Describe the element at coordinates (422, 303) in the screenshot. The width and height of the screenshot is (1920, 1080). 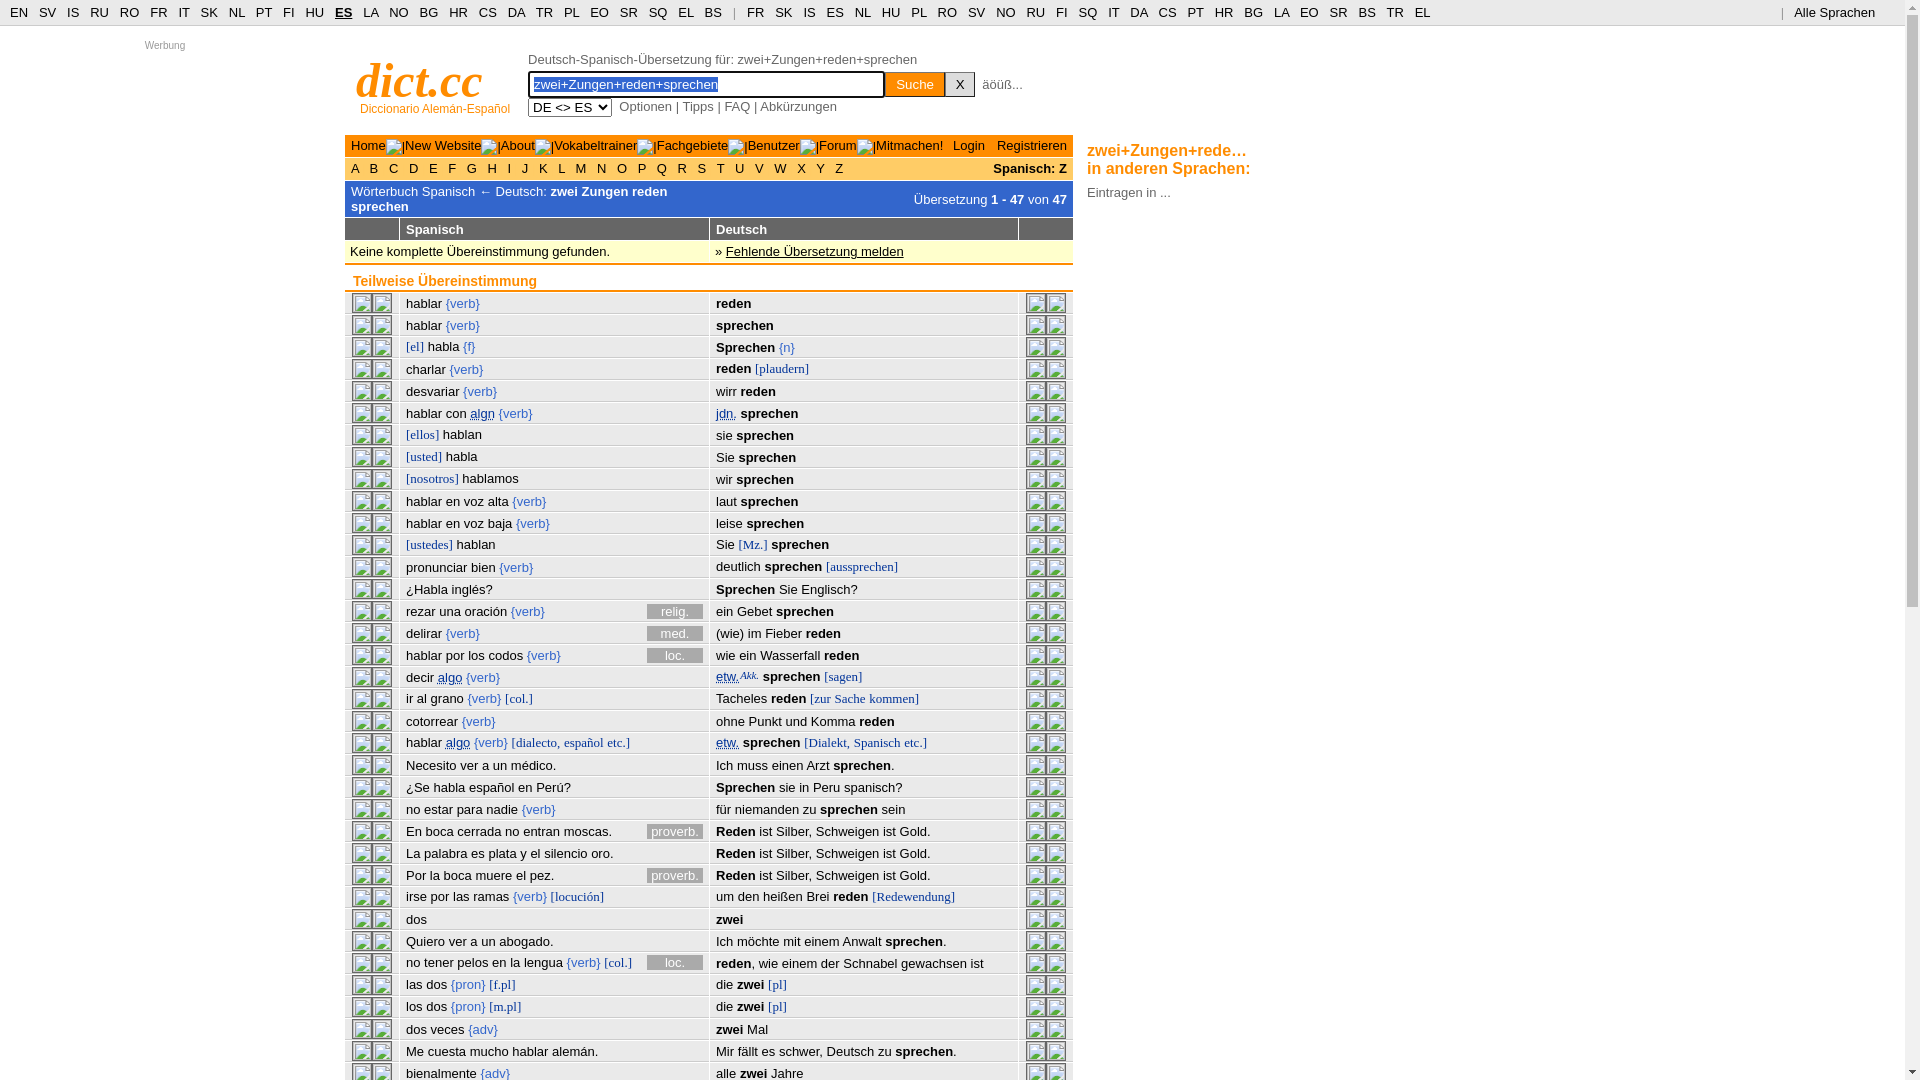
I see `'hablar'` at that location.